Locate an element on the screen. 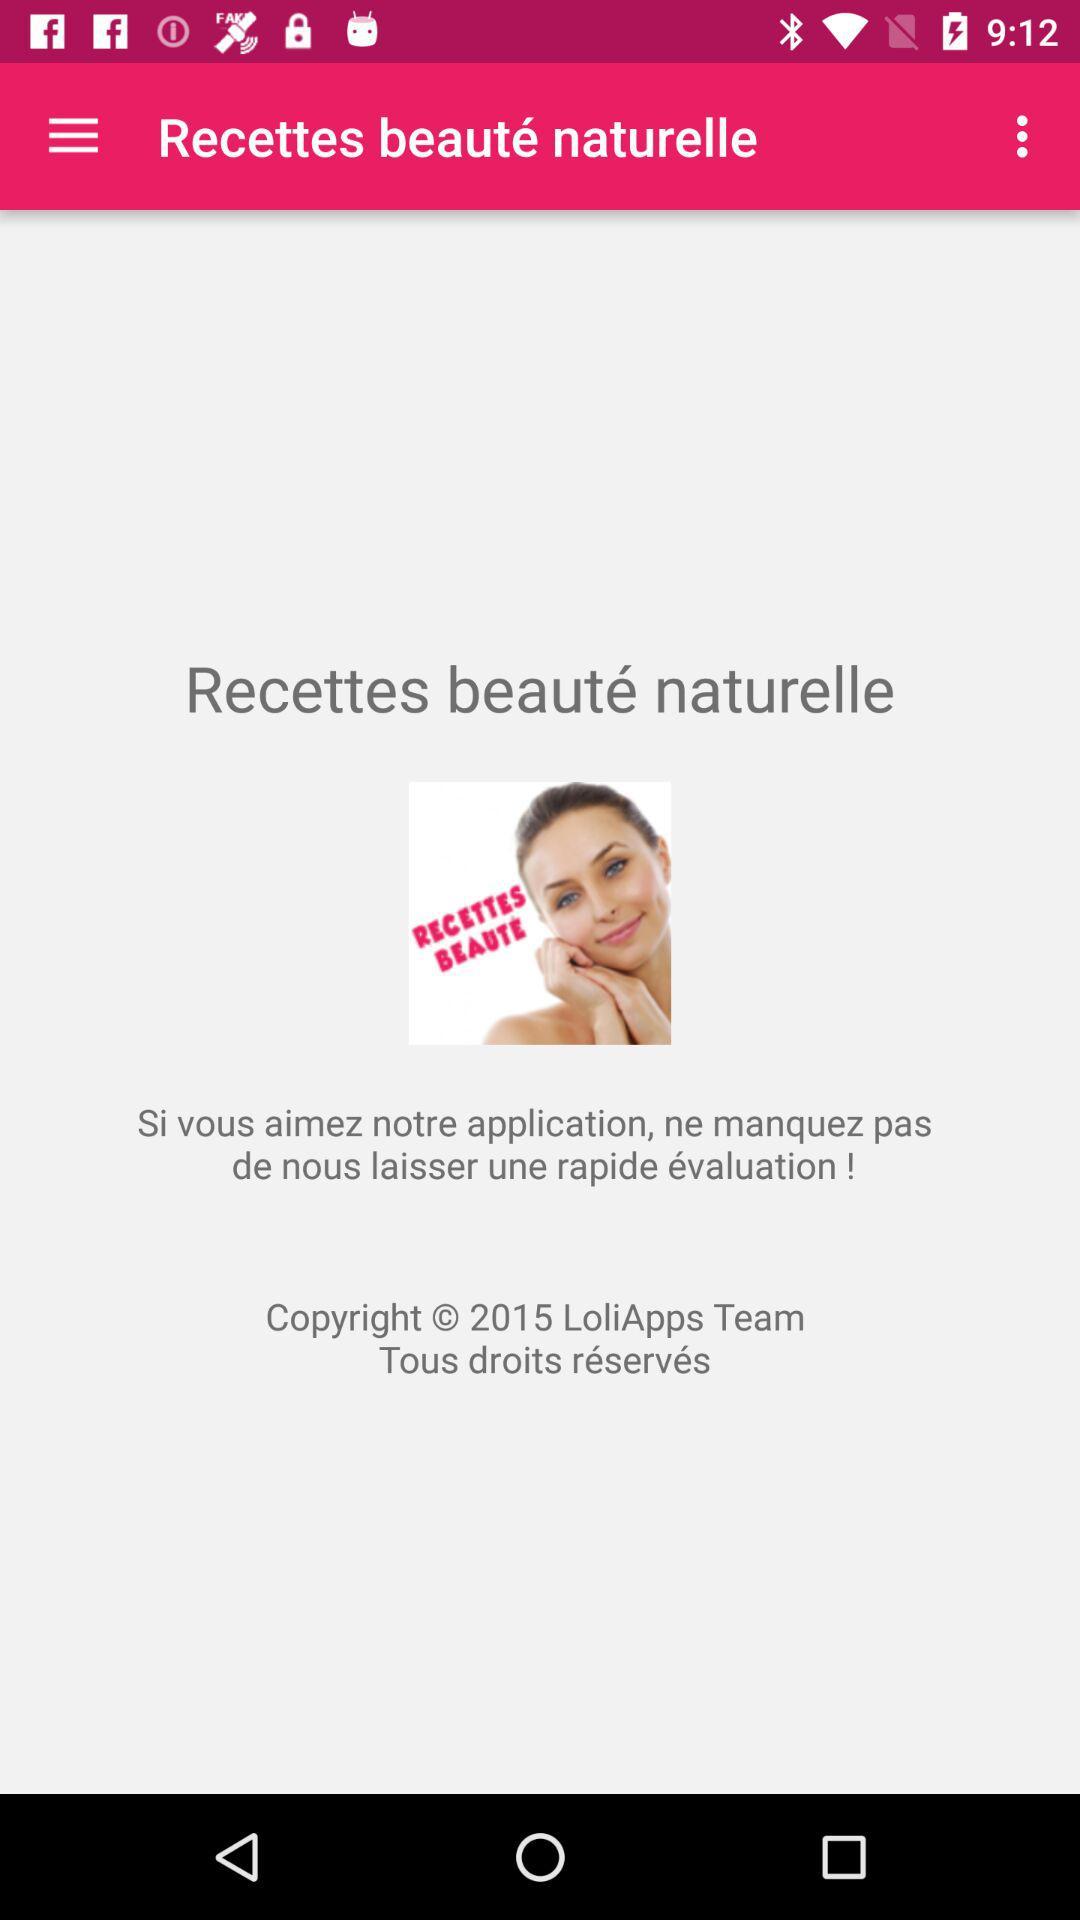  the icon above the copyright 2015 loliapps is located at coordinates (1027, 135).